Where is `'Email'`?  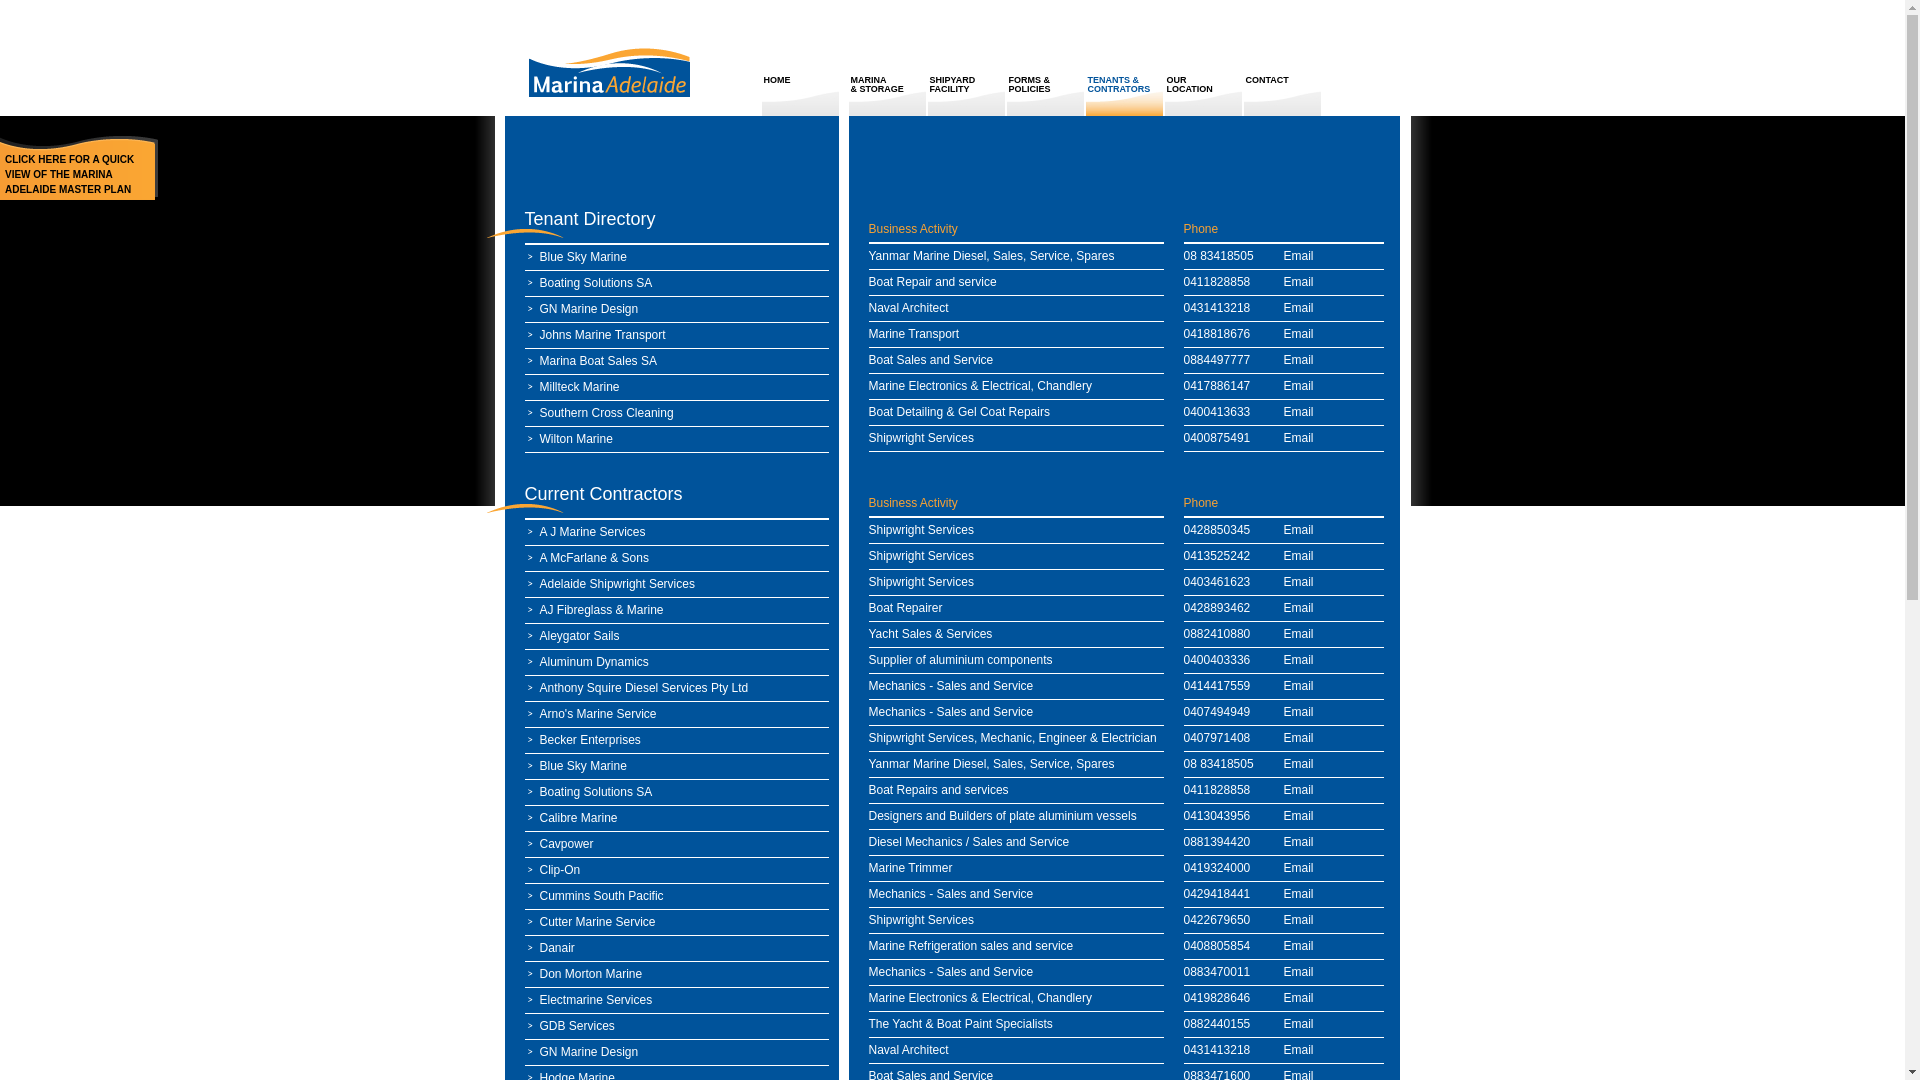 'Email' is located at coordinates (1299, 893).